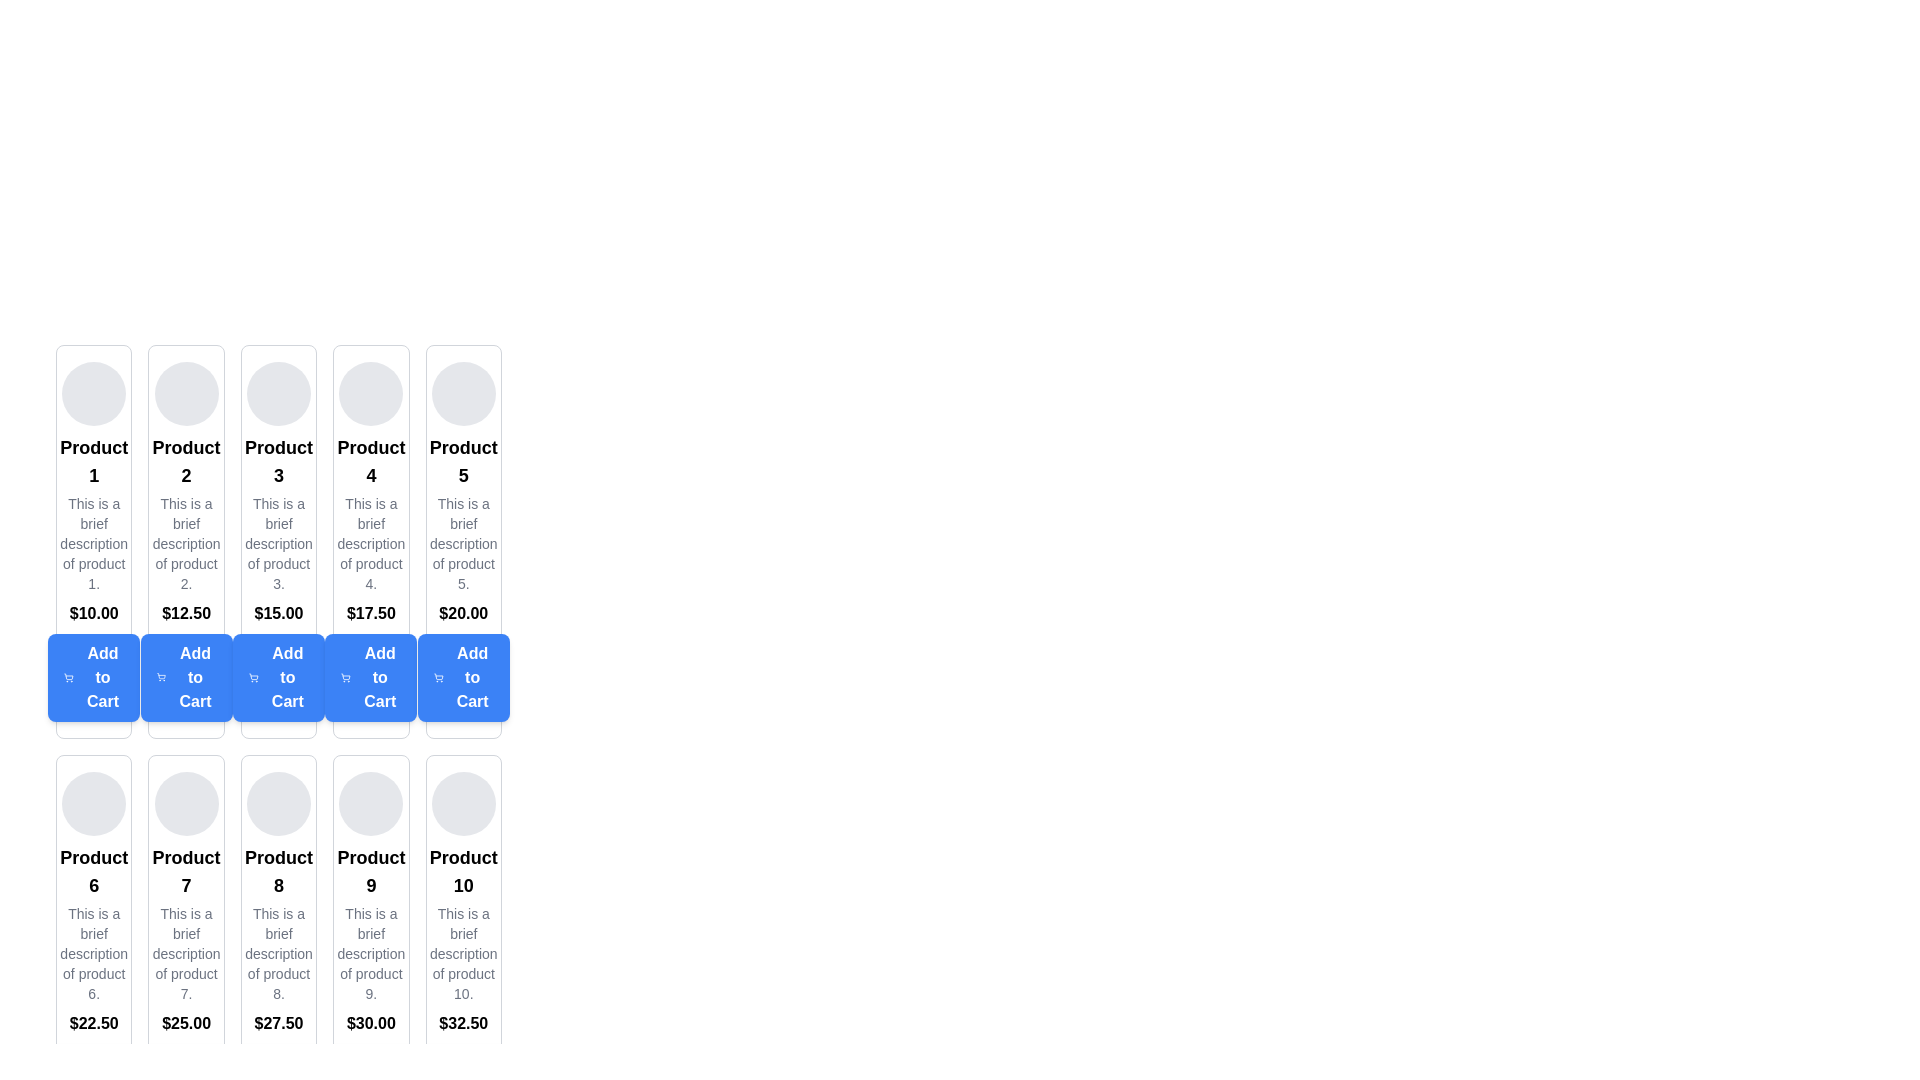 This screenshot has width=1920, height=1080. I want to click on the text label displaying 'Product 7', which is bold and centered within the seventh card in the grid layout, so click(186, 870).